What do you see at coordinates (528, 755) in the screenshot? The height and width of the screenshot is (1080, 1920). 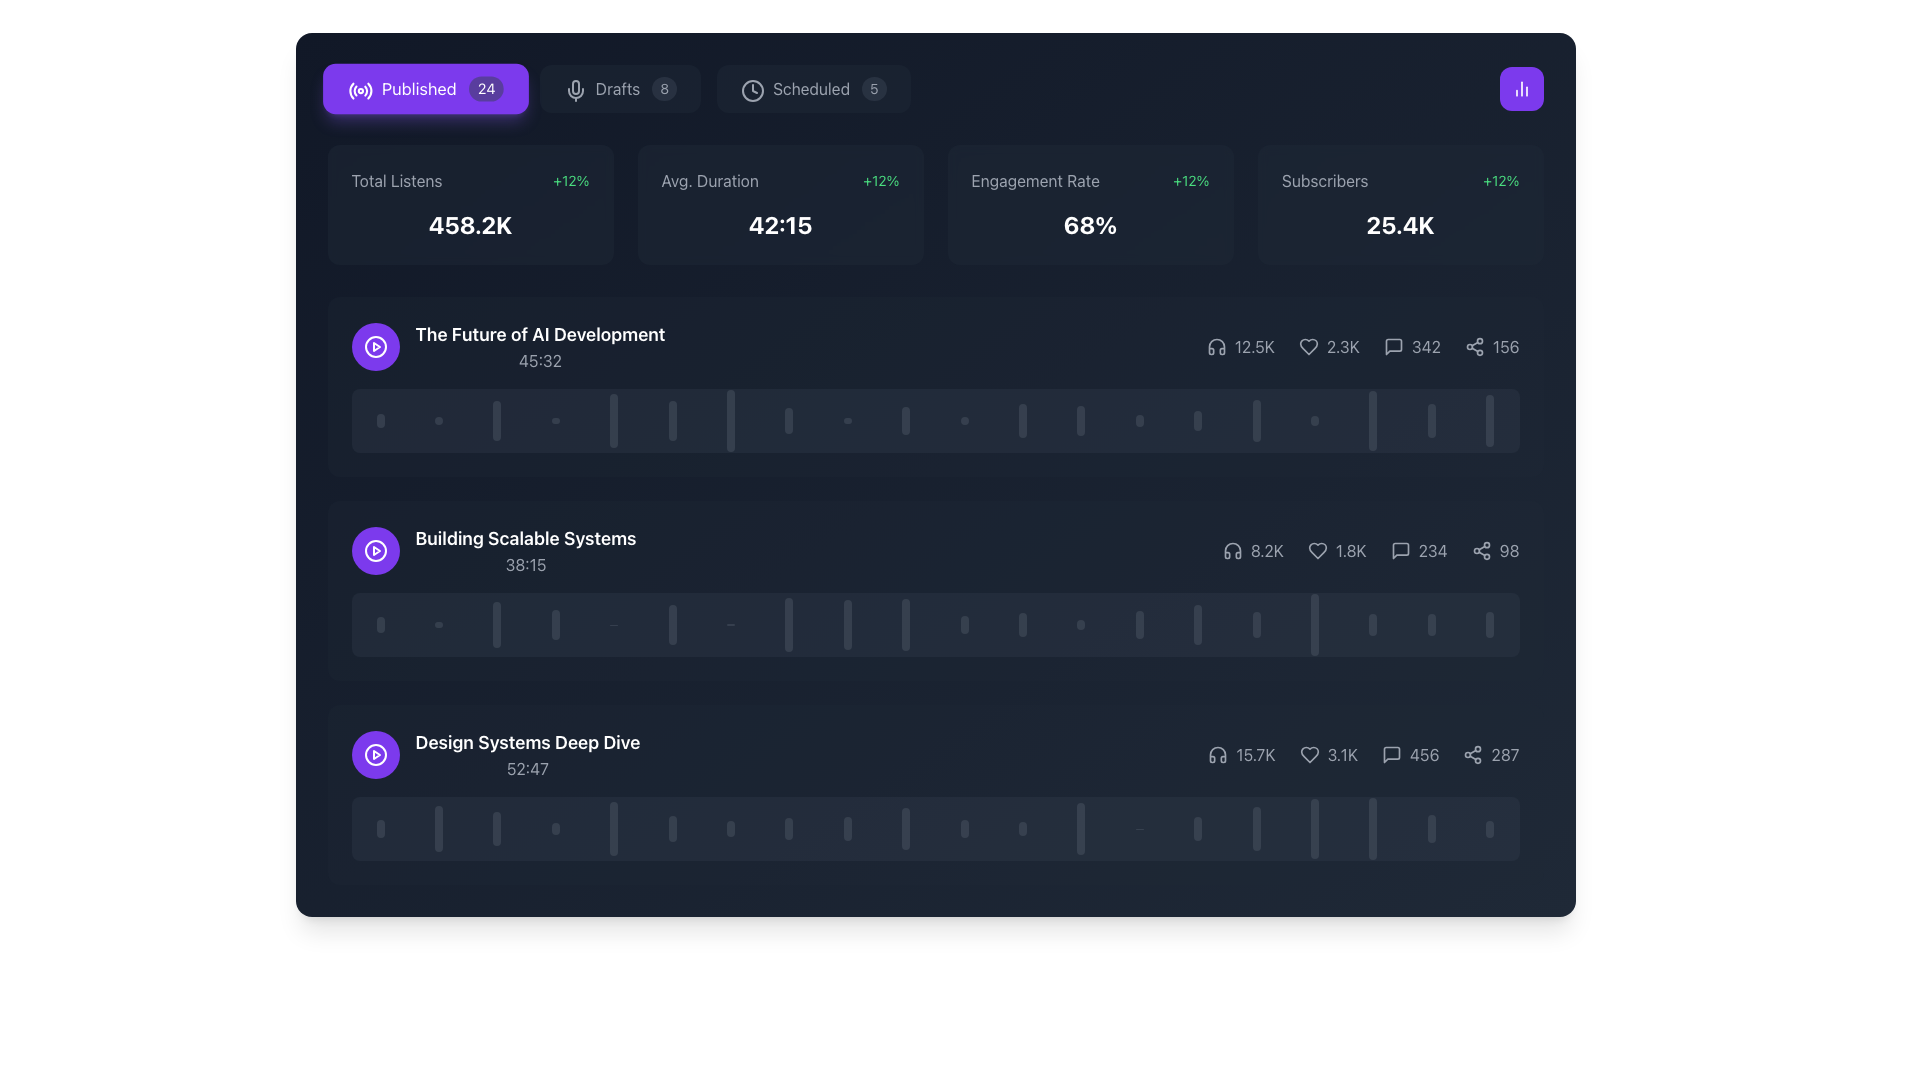 I see `the text cluster that serves as the title and duration of a media item, located in the lower portion of a vertical list, specifically the third entry after 'Building Scalable Systems'` at bounding box center [528, 755].